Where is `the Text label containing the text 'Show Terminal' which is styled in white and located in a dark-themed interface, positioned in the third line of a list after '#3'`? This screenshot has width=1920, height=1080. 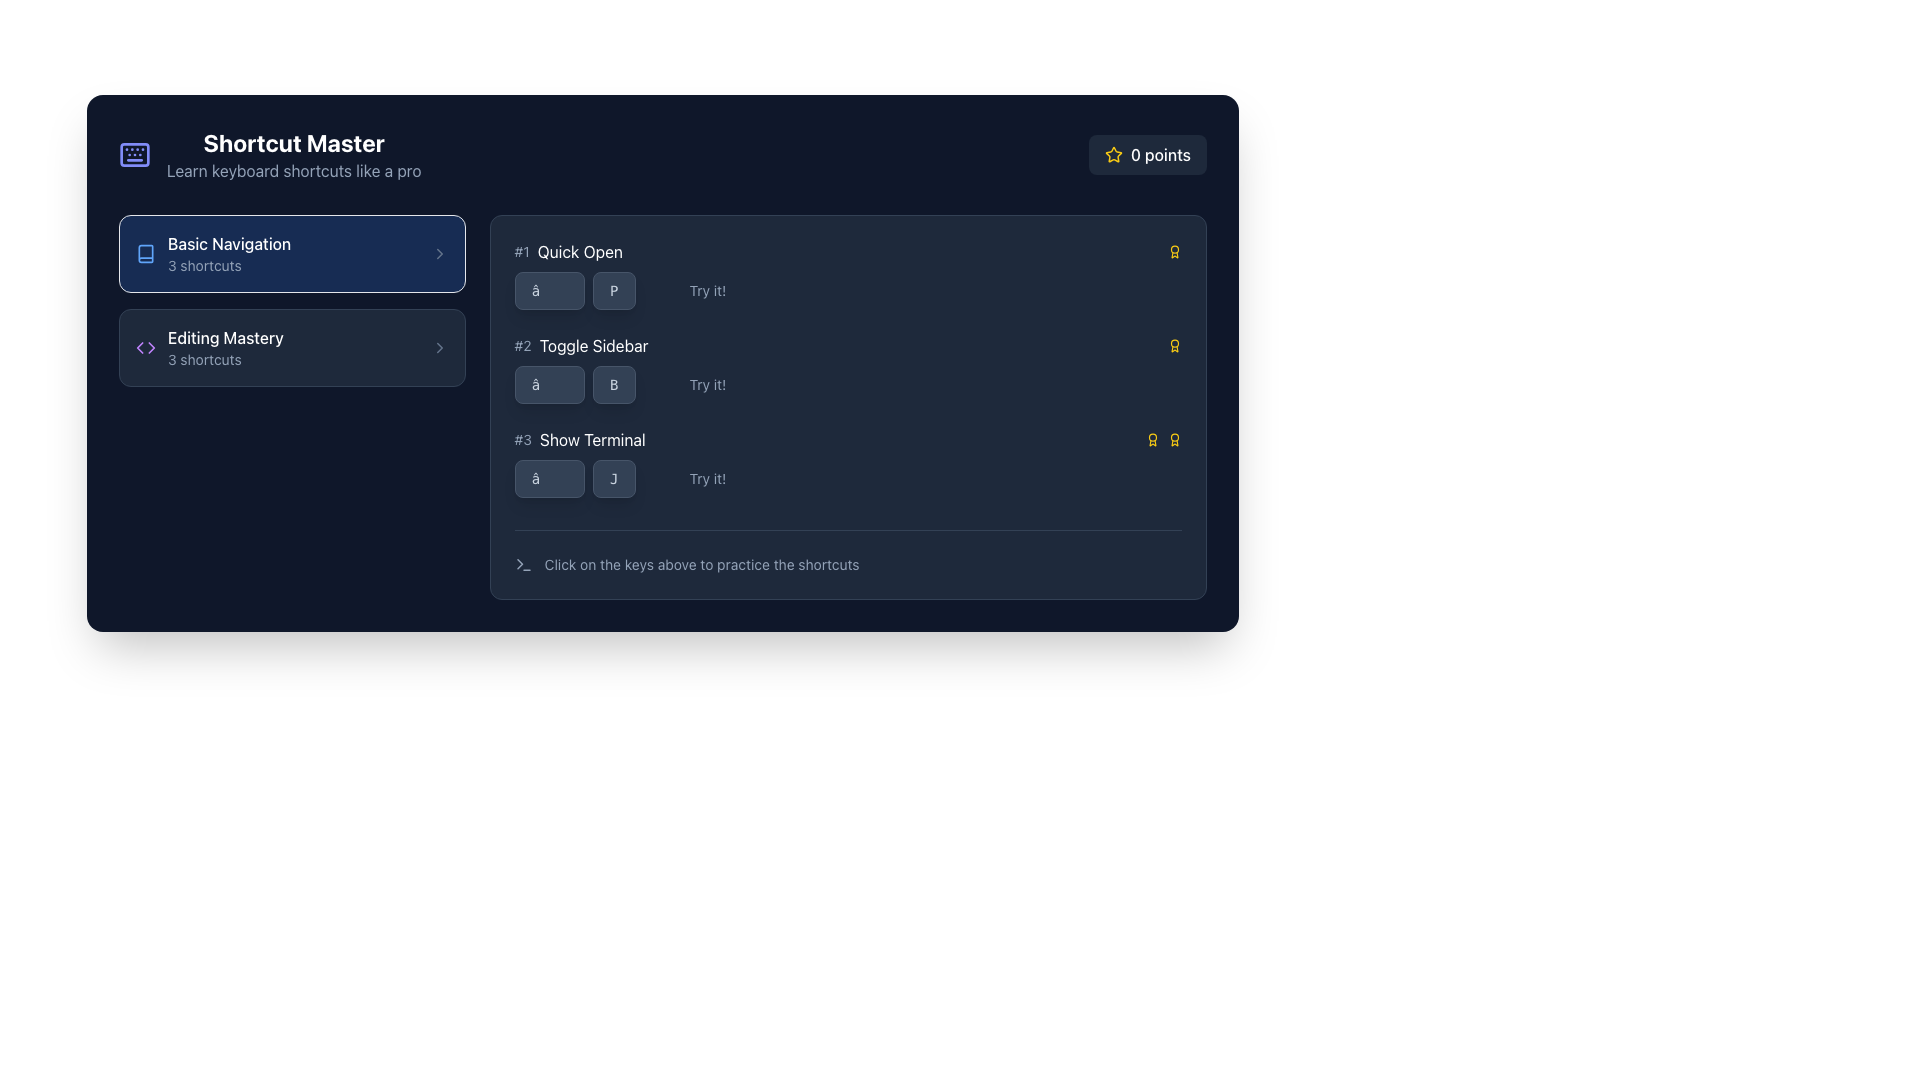
the Text label containing the text 'Show Terminal' which is styled in white and located in a dark-themed interface, positioned in the third line of a list after '#3' is located at coordinates (591, 438).